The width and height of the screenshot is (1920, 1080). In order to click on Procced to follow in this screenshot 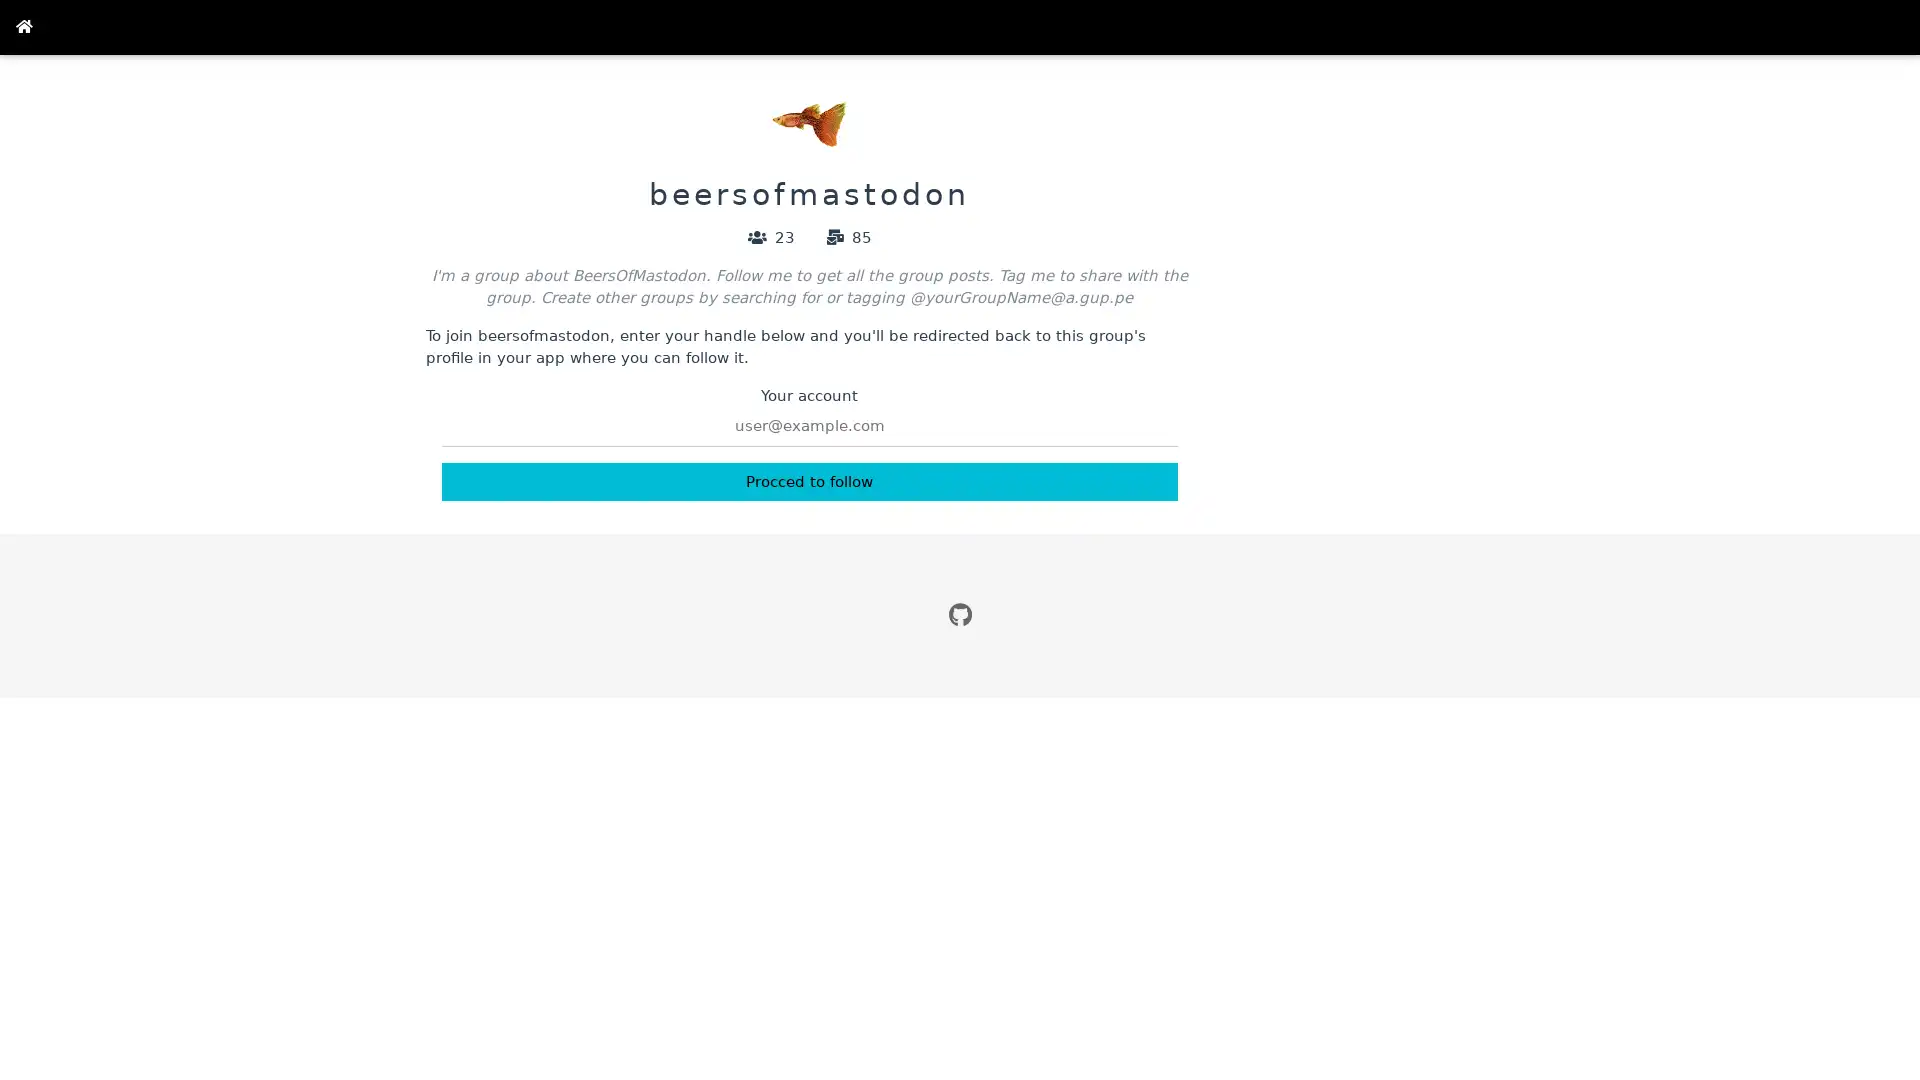, I will do `click(809, 481)`.